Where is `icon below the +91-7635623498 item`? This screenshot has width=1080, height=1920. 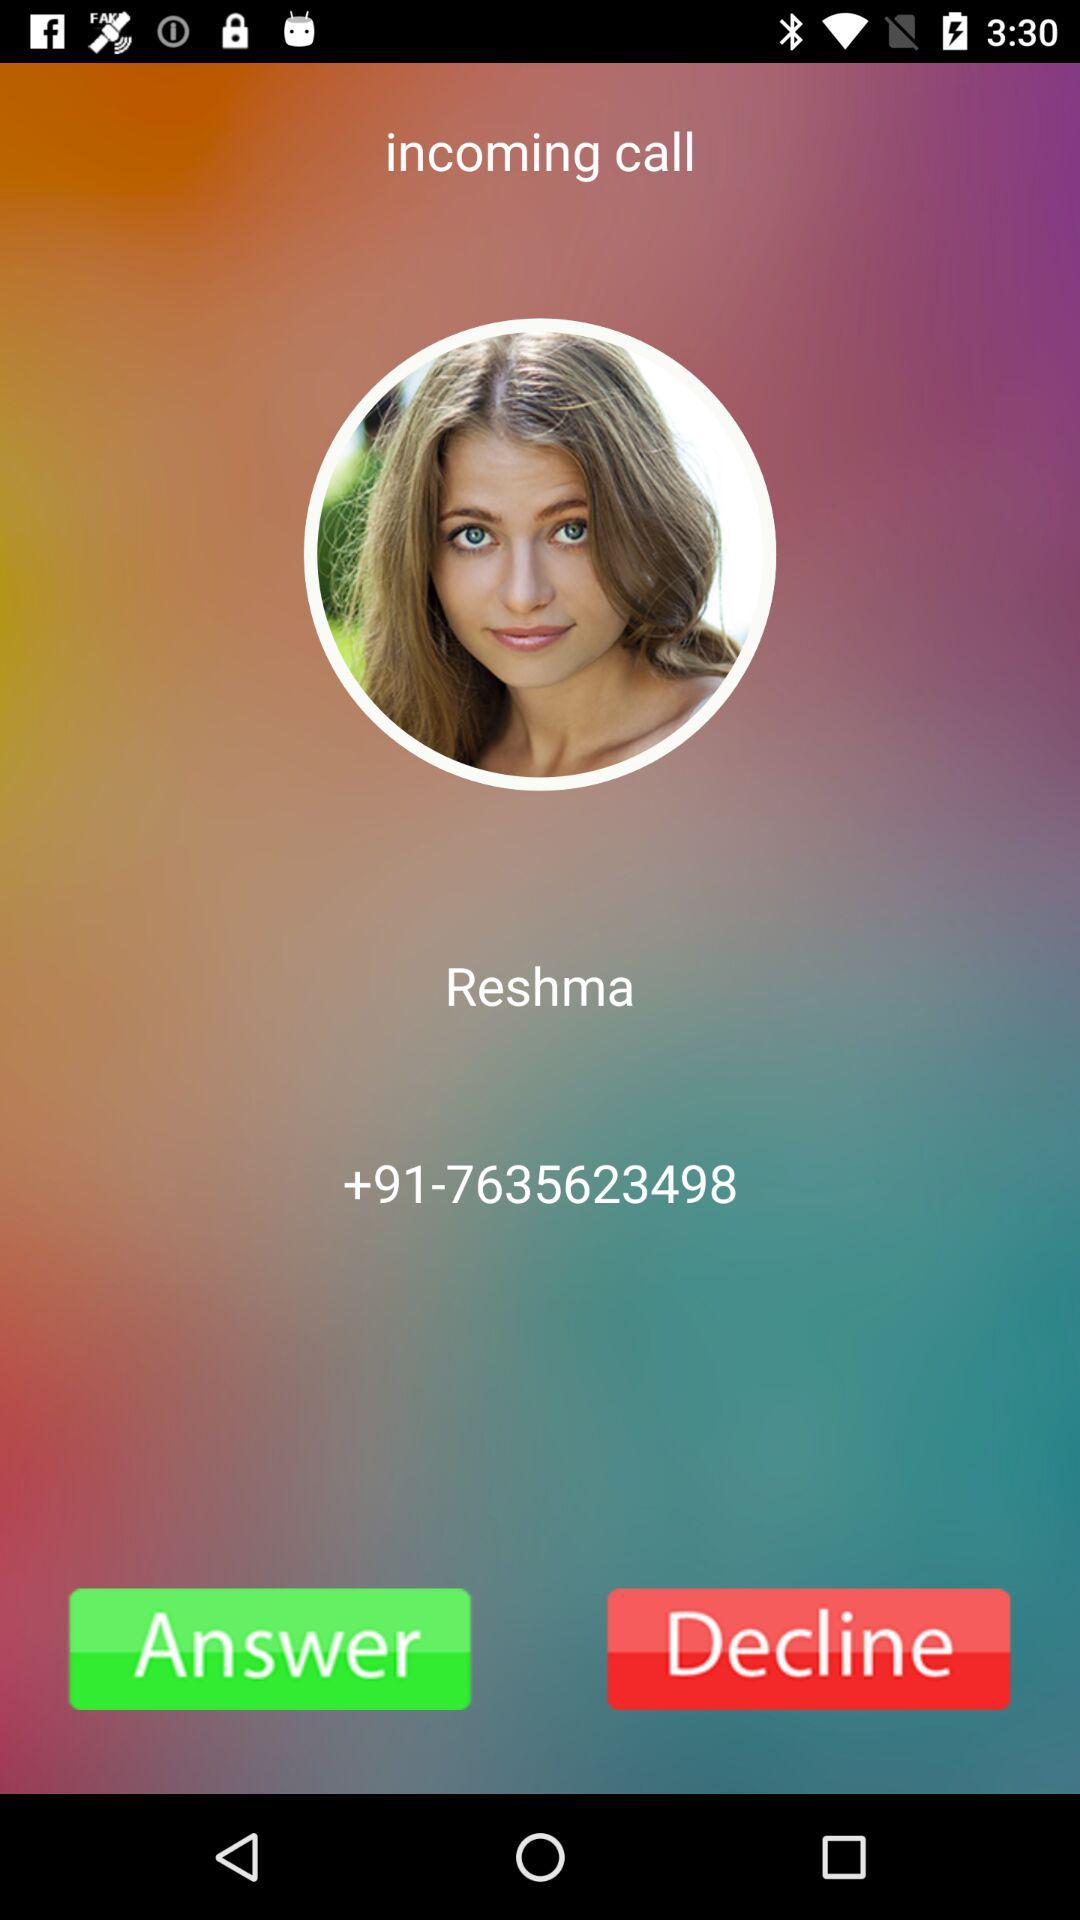
icon below the +91-7635623498 item is located at coordinates (270, 1649).